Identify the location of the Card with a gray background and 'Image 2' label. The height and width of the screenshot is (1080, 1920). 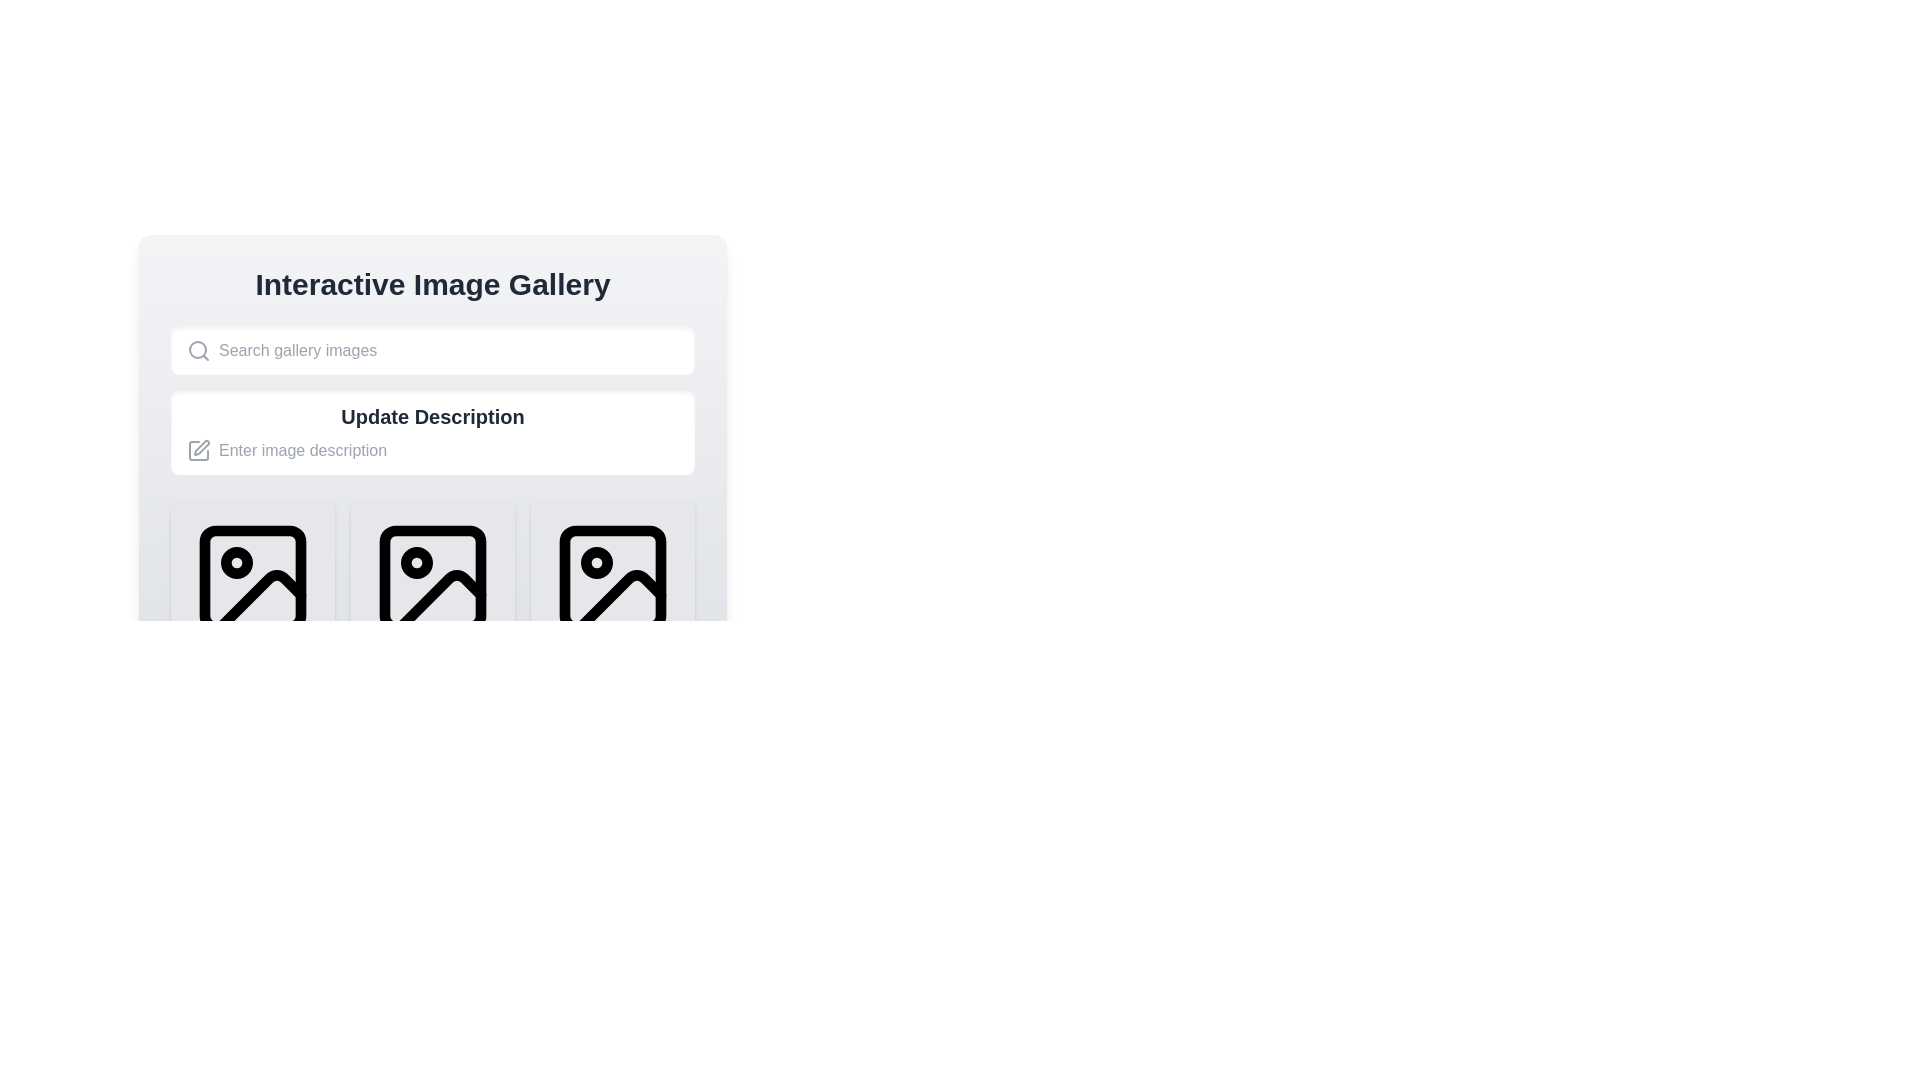
(431, 608).